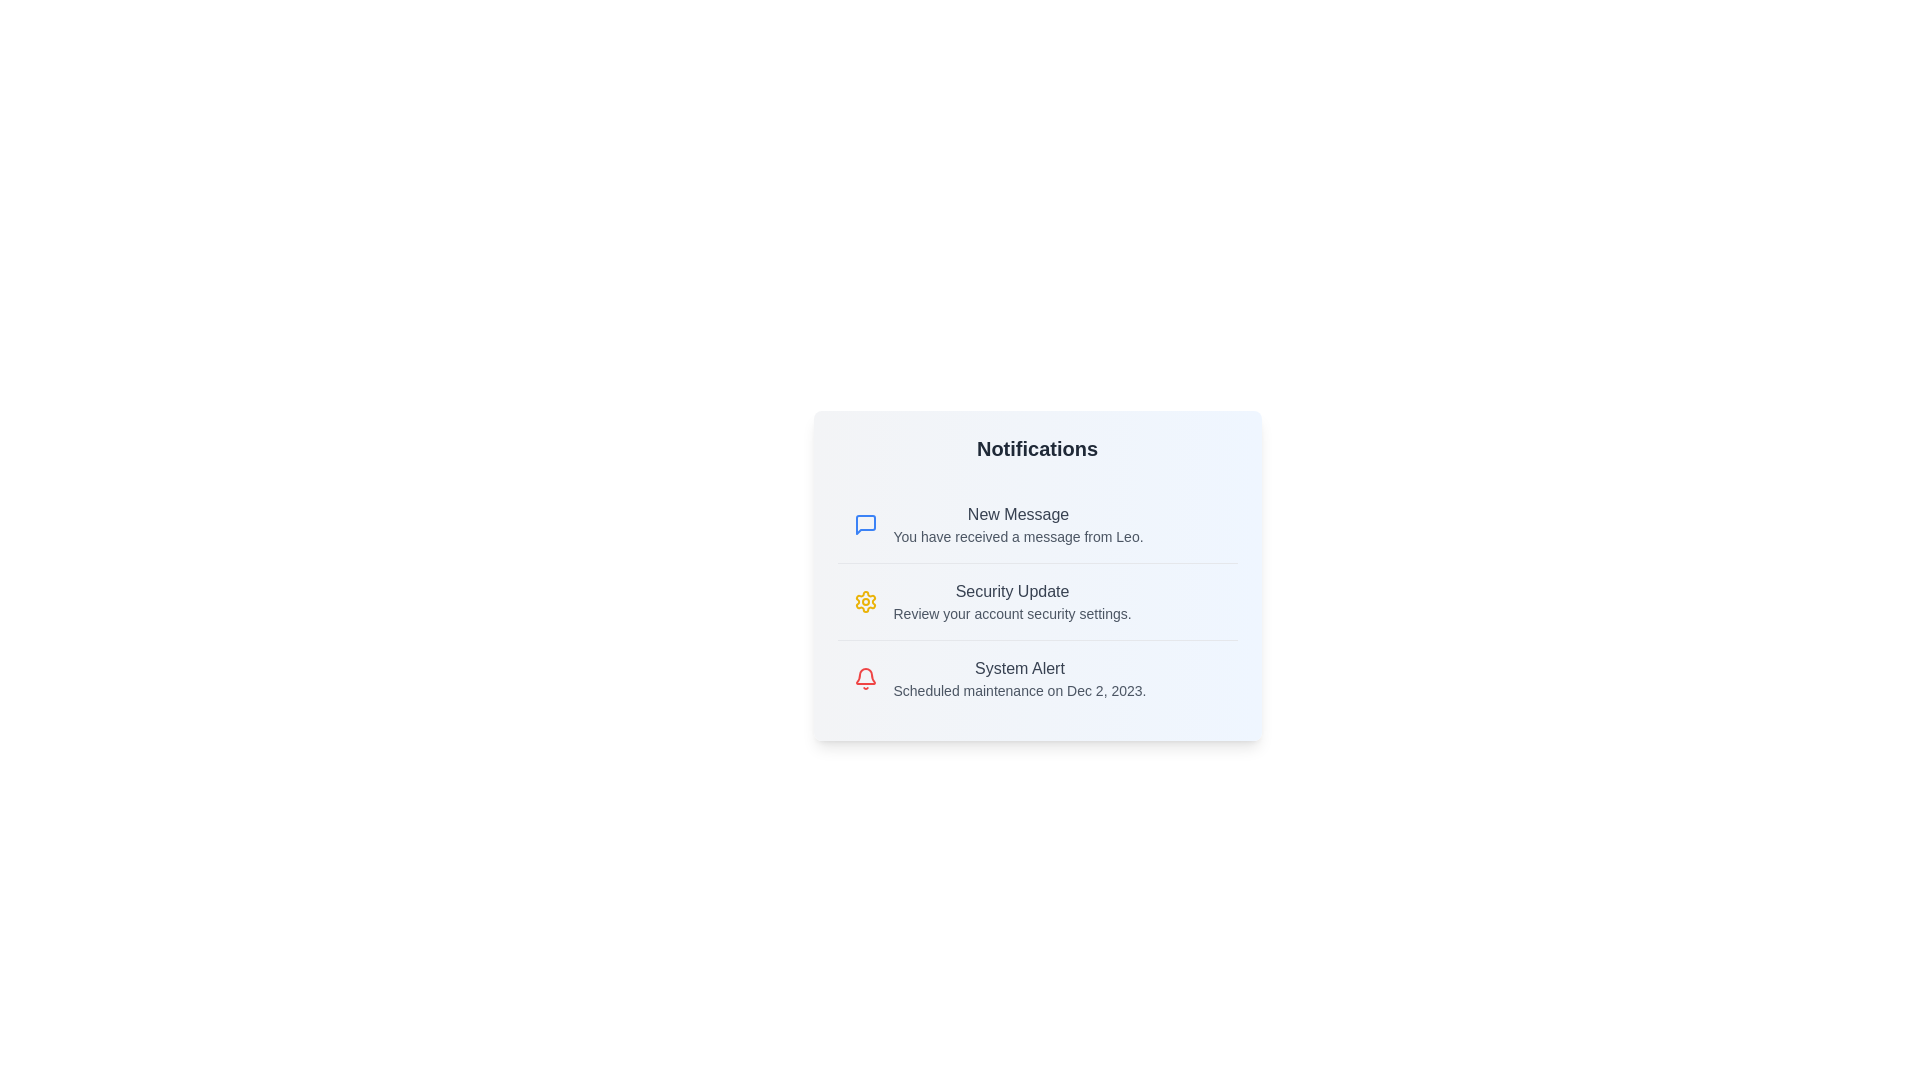  Describe the element at coordinates (865, 523) in the screenshot. I see `the notification icon corresponding to New Message` at that location.